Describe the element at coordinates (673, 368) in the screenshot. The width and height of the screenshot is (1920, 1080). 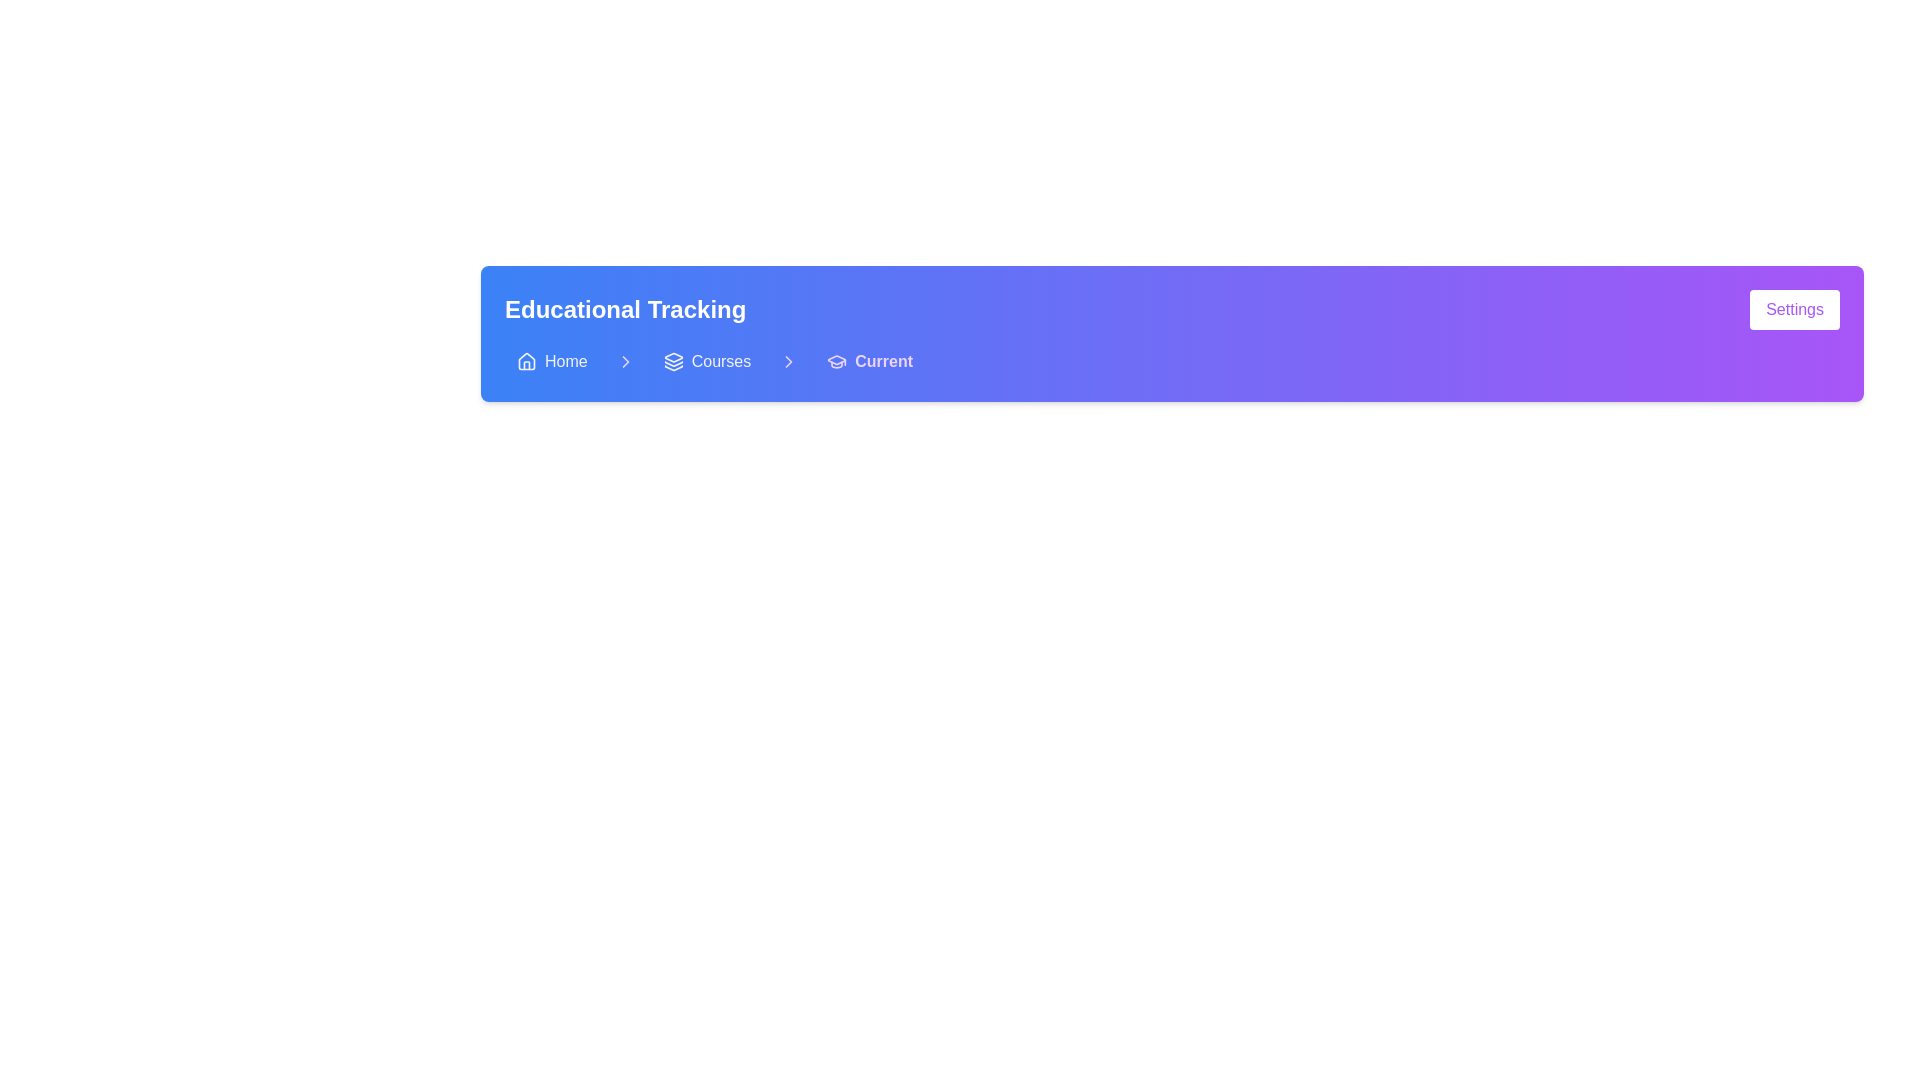
I see `the small triangular-shaped graphical element within the layers icon located in the breadcrumb navigation system, positioned between the 'Courses' and 'Current' markers` at that location.